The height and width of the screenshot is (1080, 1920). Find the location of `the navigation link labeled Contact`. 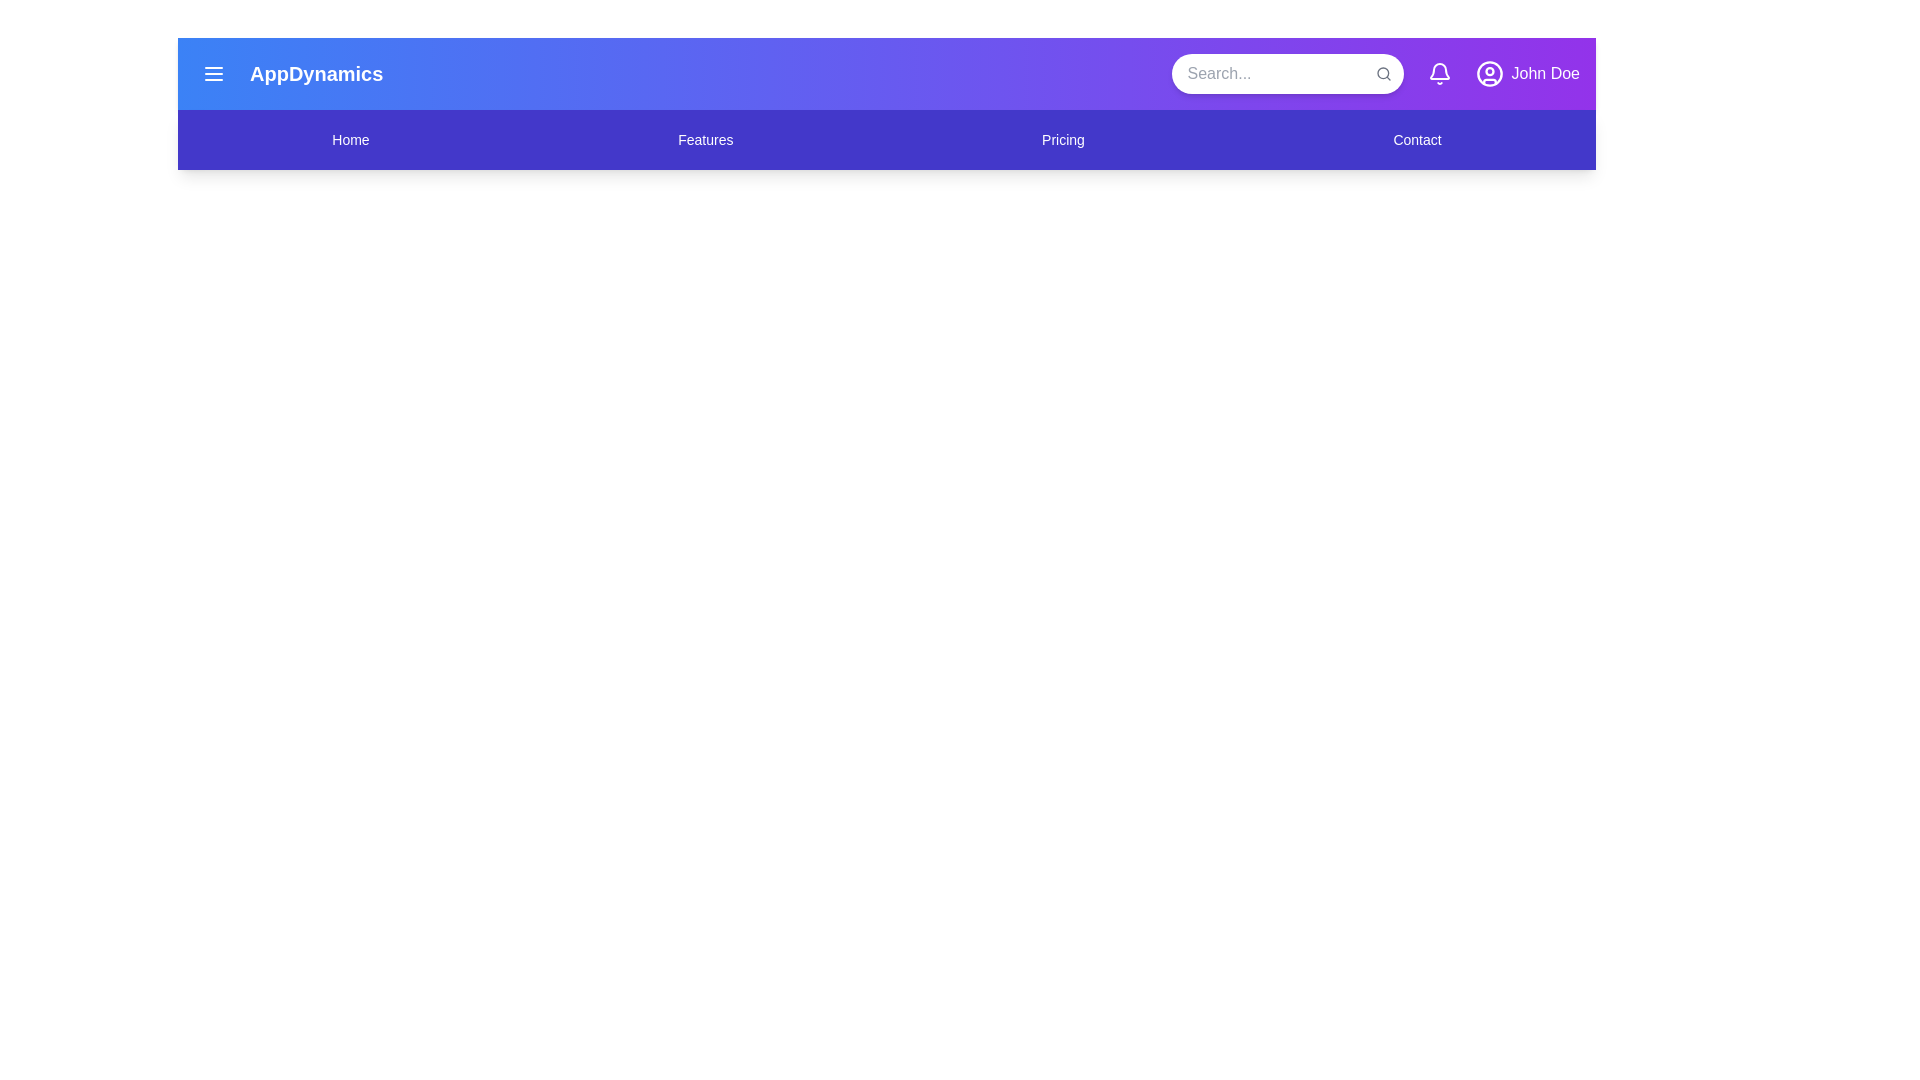

the navigation link labeled Contact is located at coordinates (1416, 138).